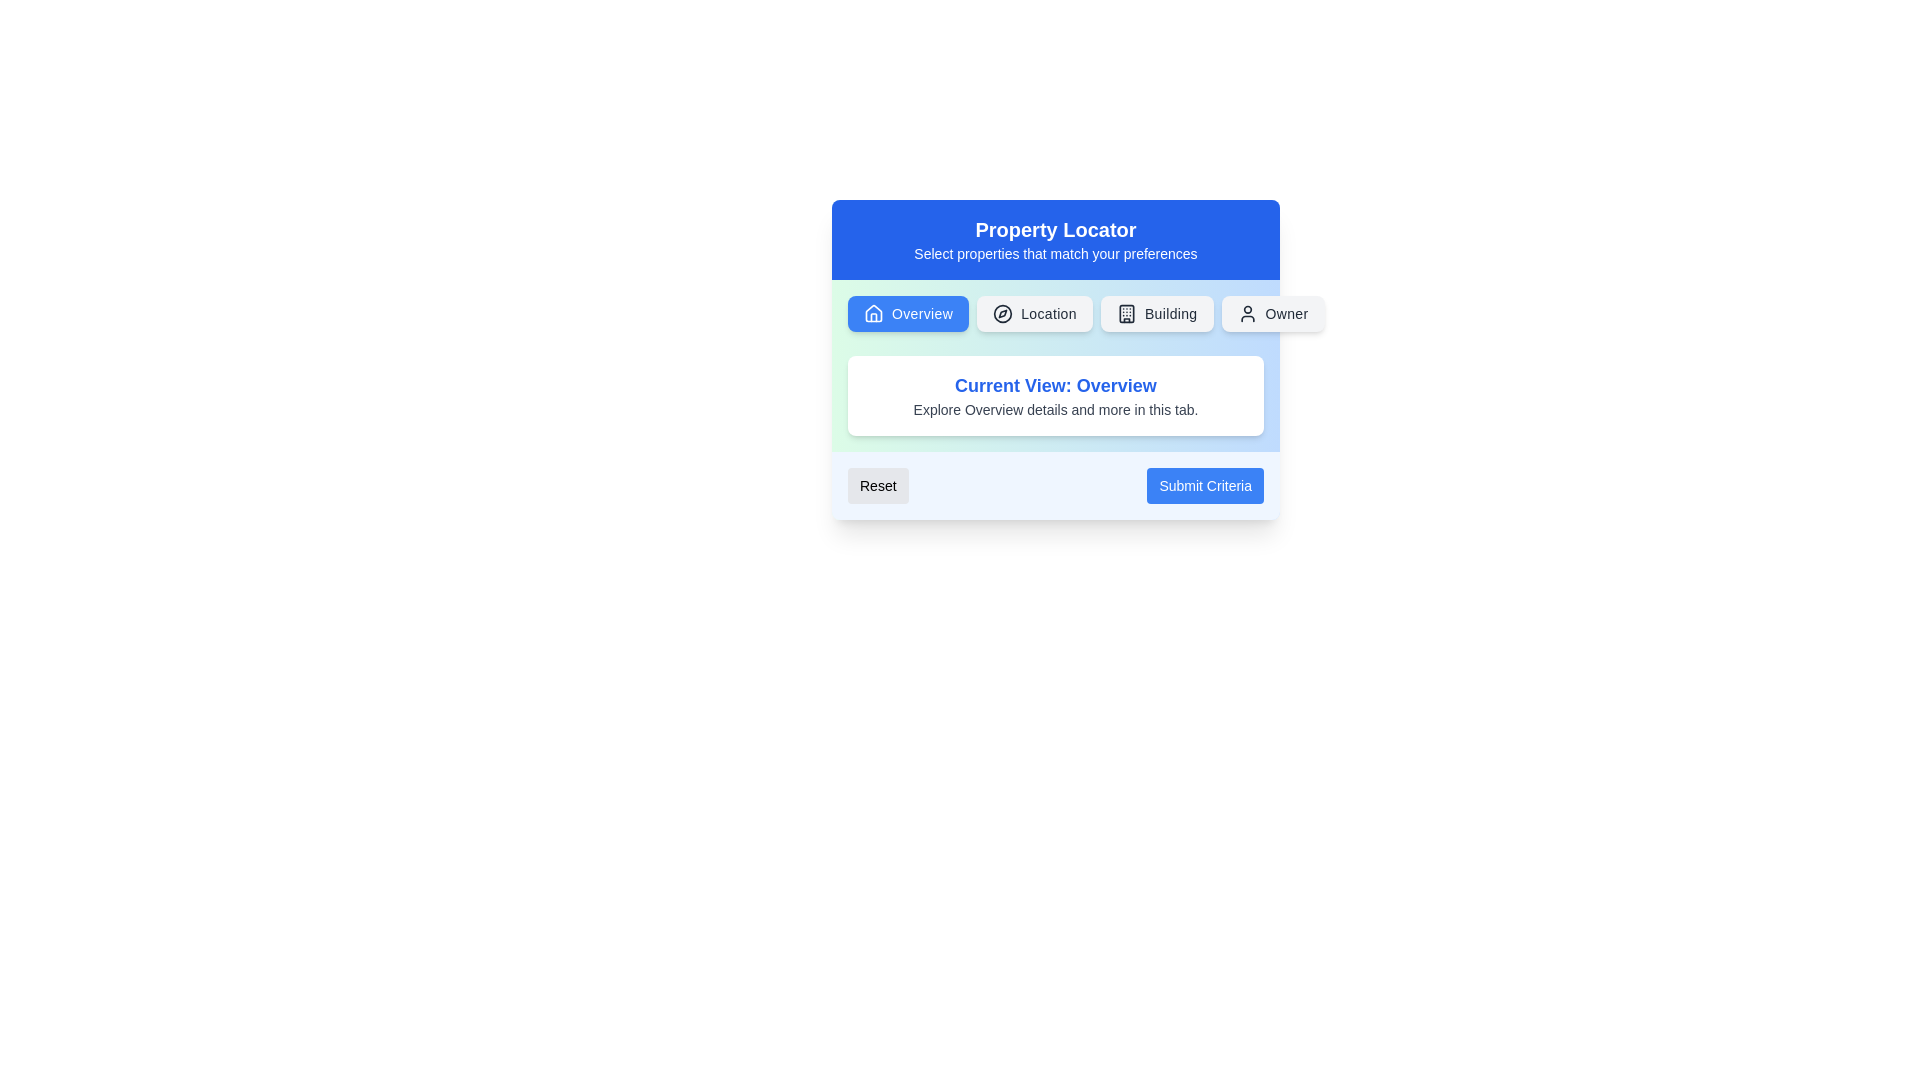  I want to click on the 'Building' text label in the navigation tab, so click(1171, 313).